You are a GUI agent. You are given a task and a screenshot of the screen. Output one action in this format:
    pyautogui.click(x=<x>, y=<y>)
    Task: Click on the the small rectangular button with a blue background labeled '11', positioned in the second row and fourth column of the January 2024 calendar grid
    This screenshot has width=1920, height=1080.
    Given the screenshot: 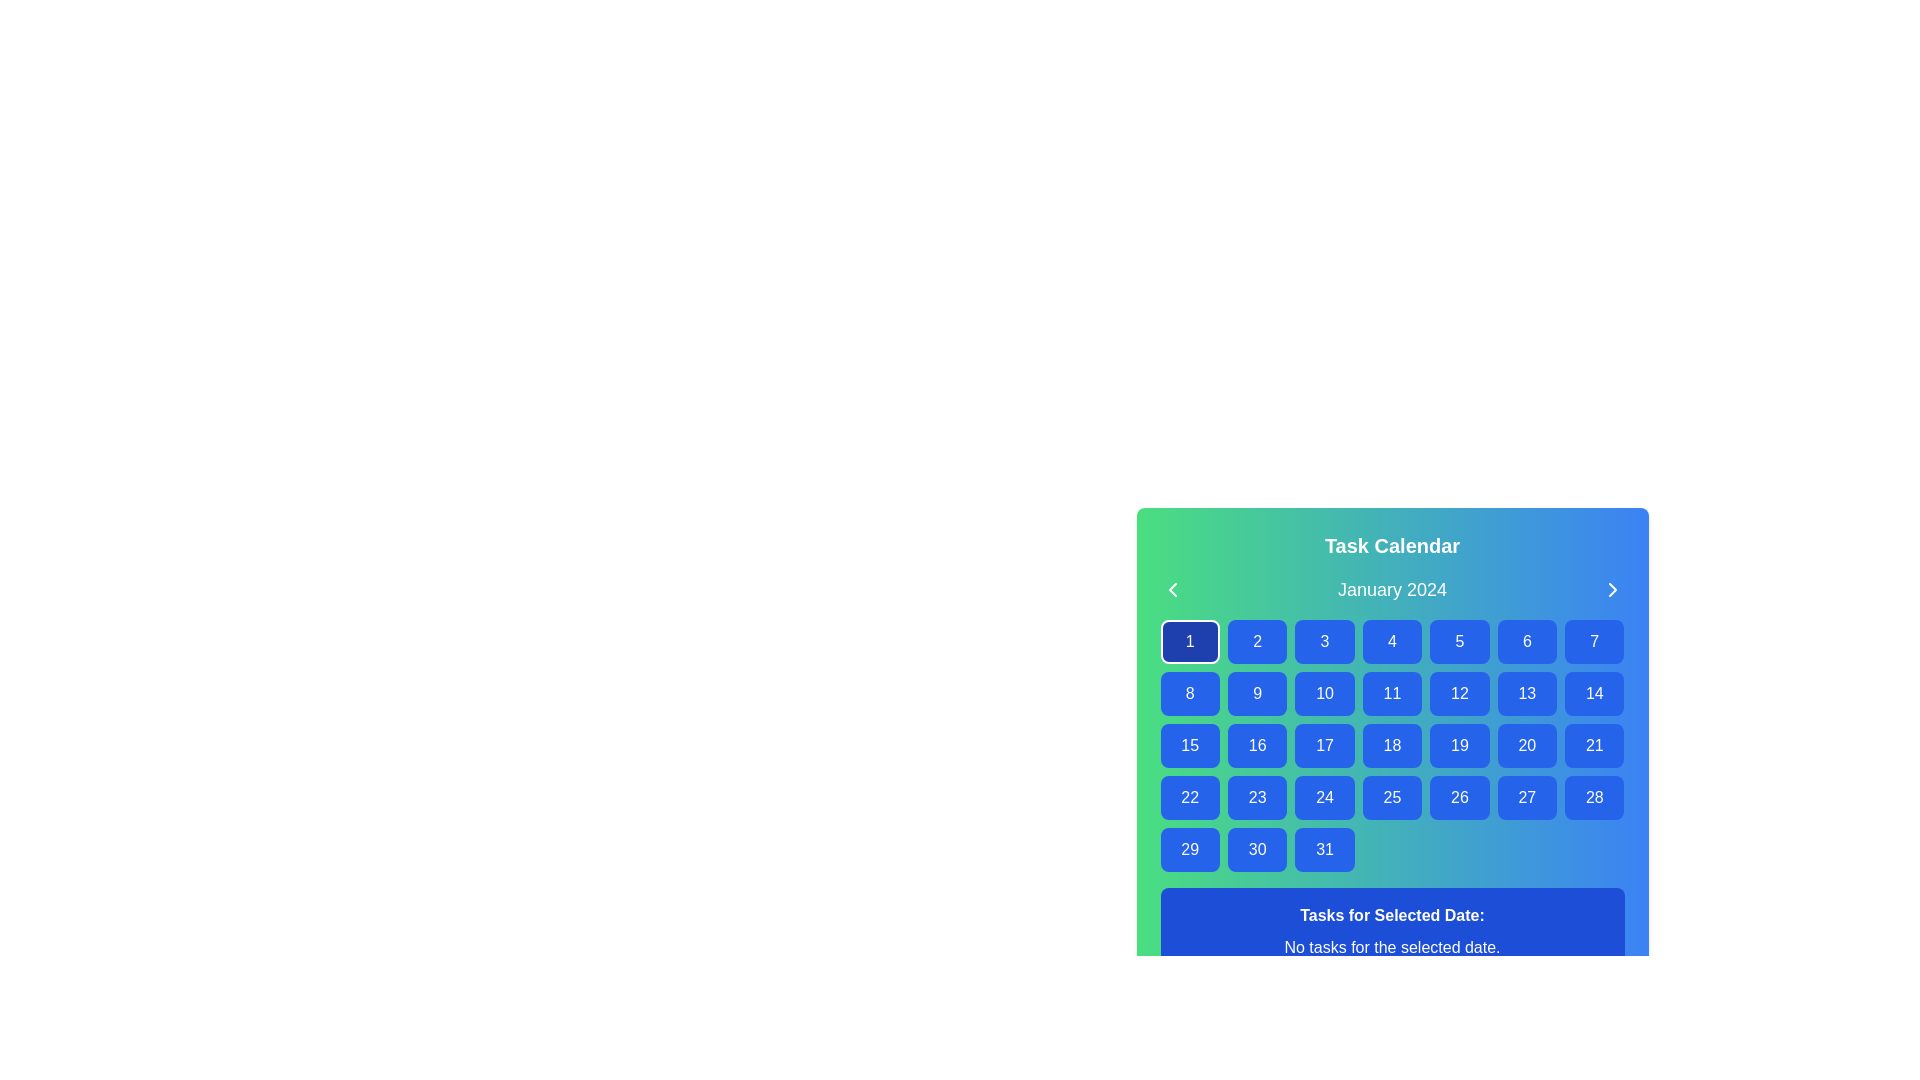 What is the action you would take?
    pyautogui.click(x=1391, y=693)
    